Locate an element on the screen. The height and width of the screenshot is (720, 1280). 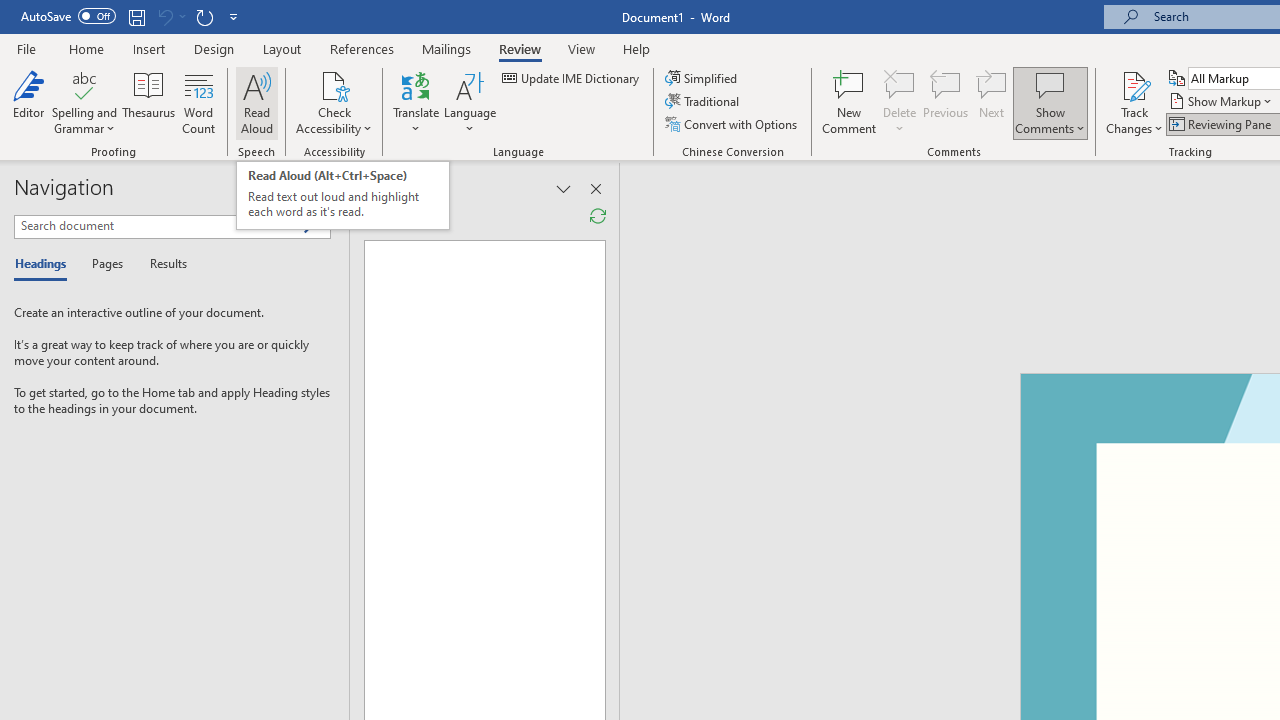
'Headings' is located at coordinates (45, 264).